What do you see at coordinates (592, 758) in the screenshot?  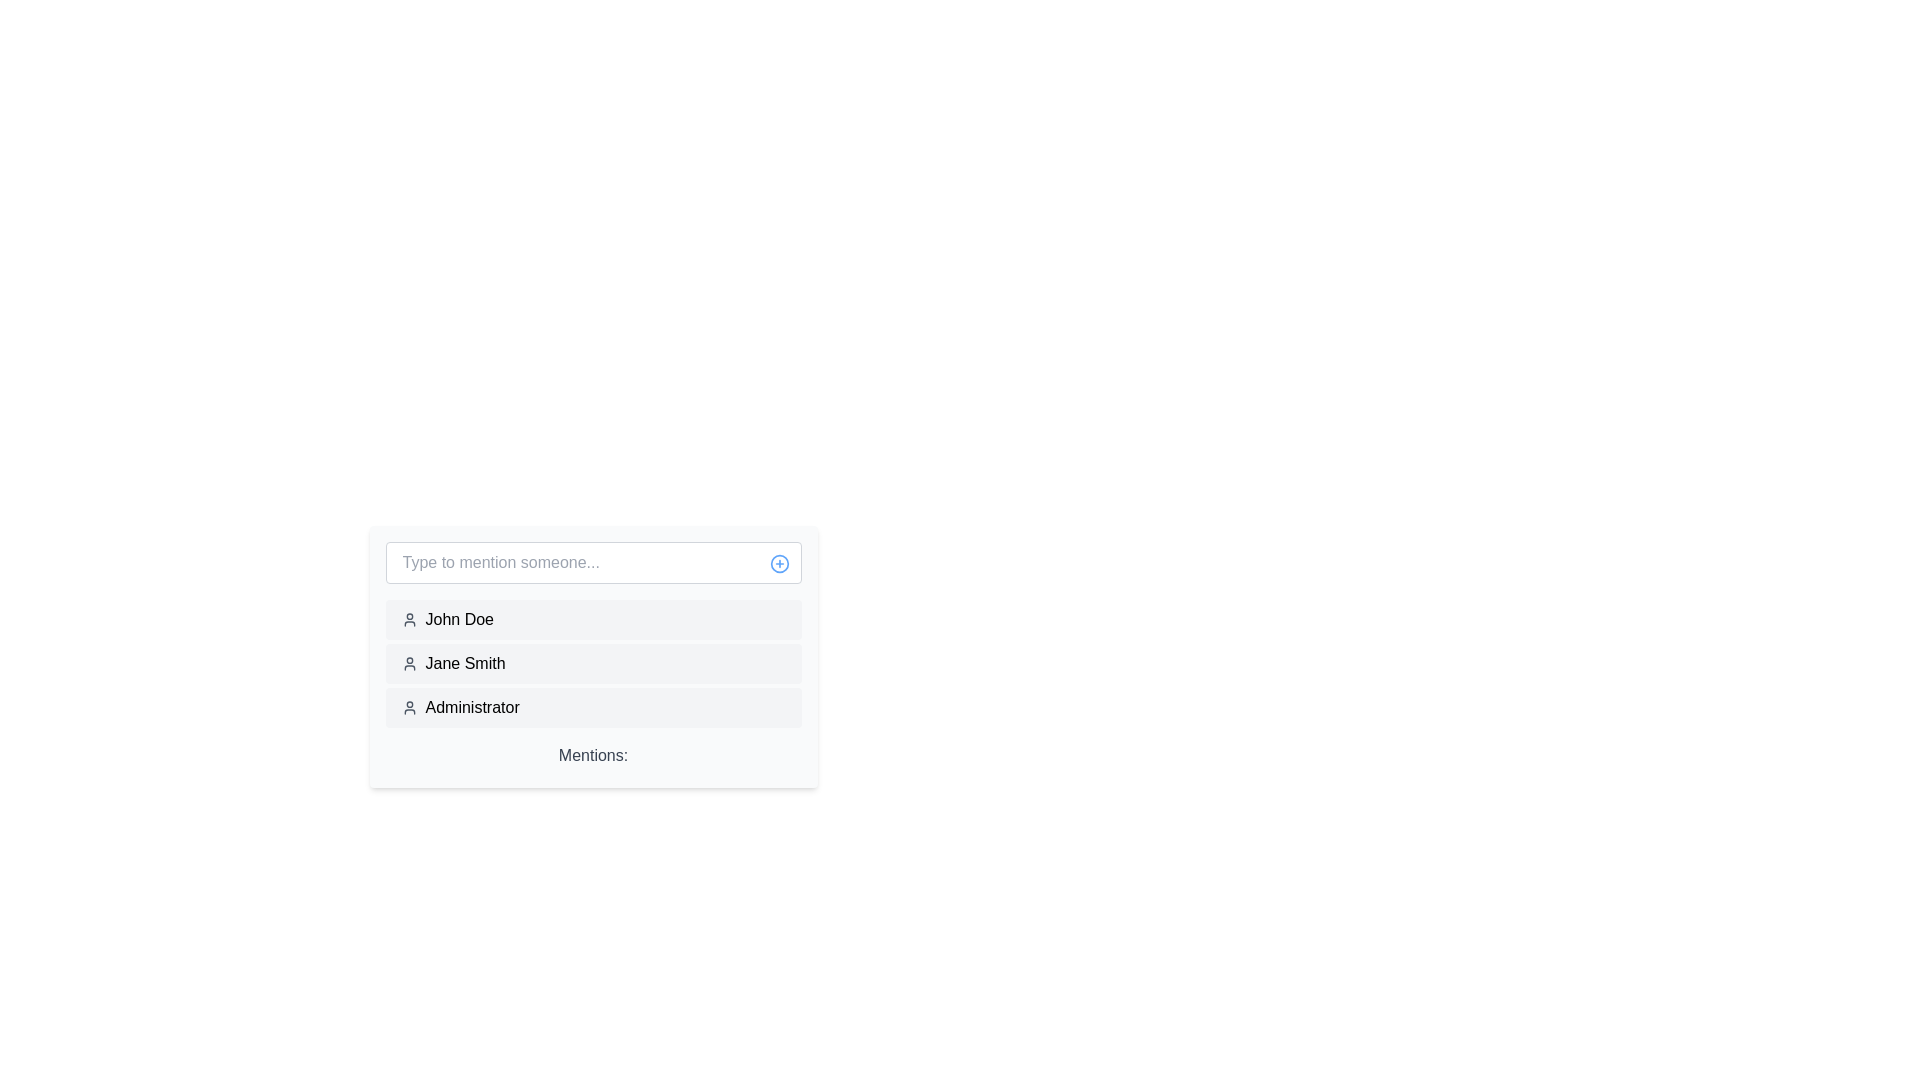 I see `the label located beneath the list of user names which includes 'John Doe', 'Jane Smith', and 'Administrator'` at bounding box center [592, 758].